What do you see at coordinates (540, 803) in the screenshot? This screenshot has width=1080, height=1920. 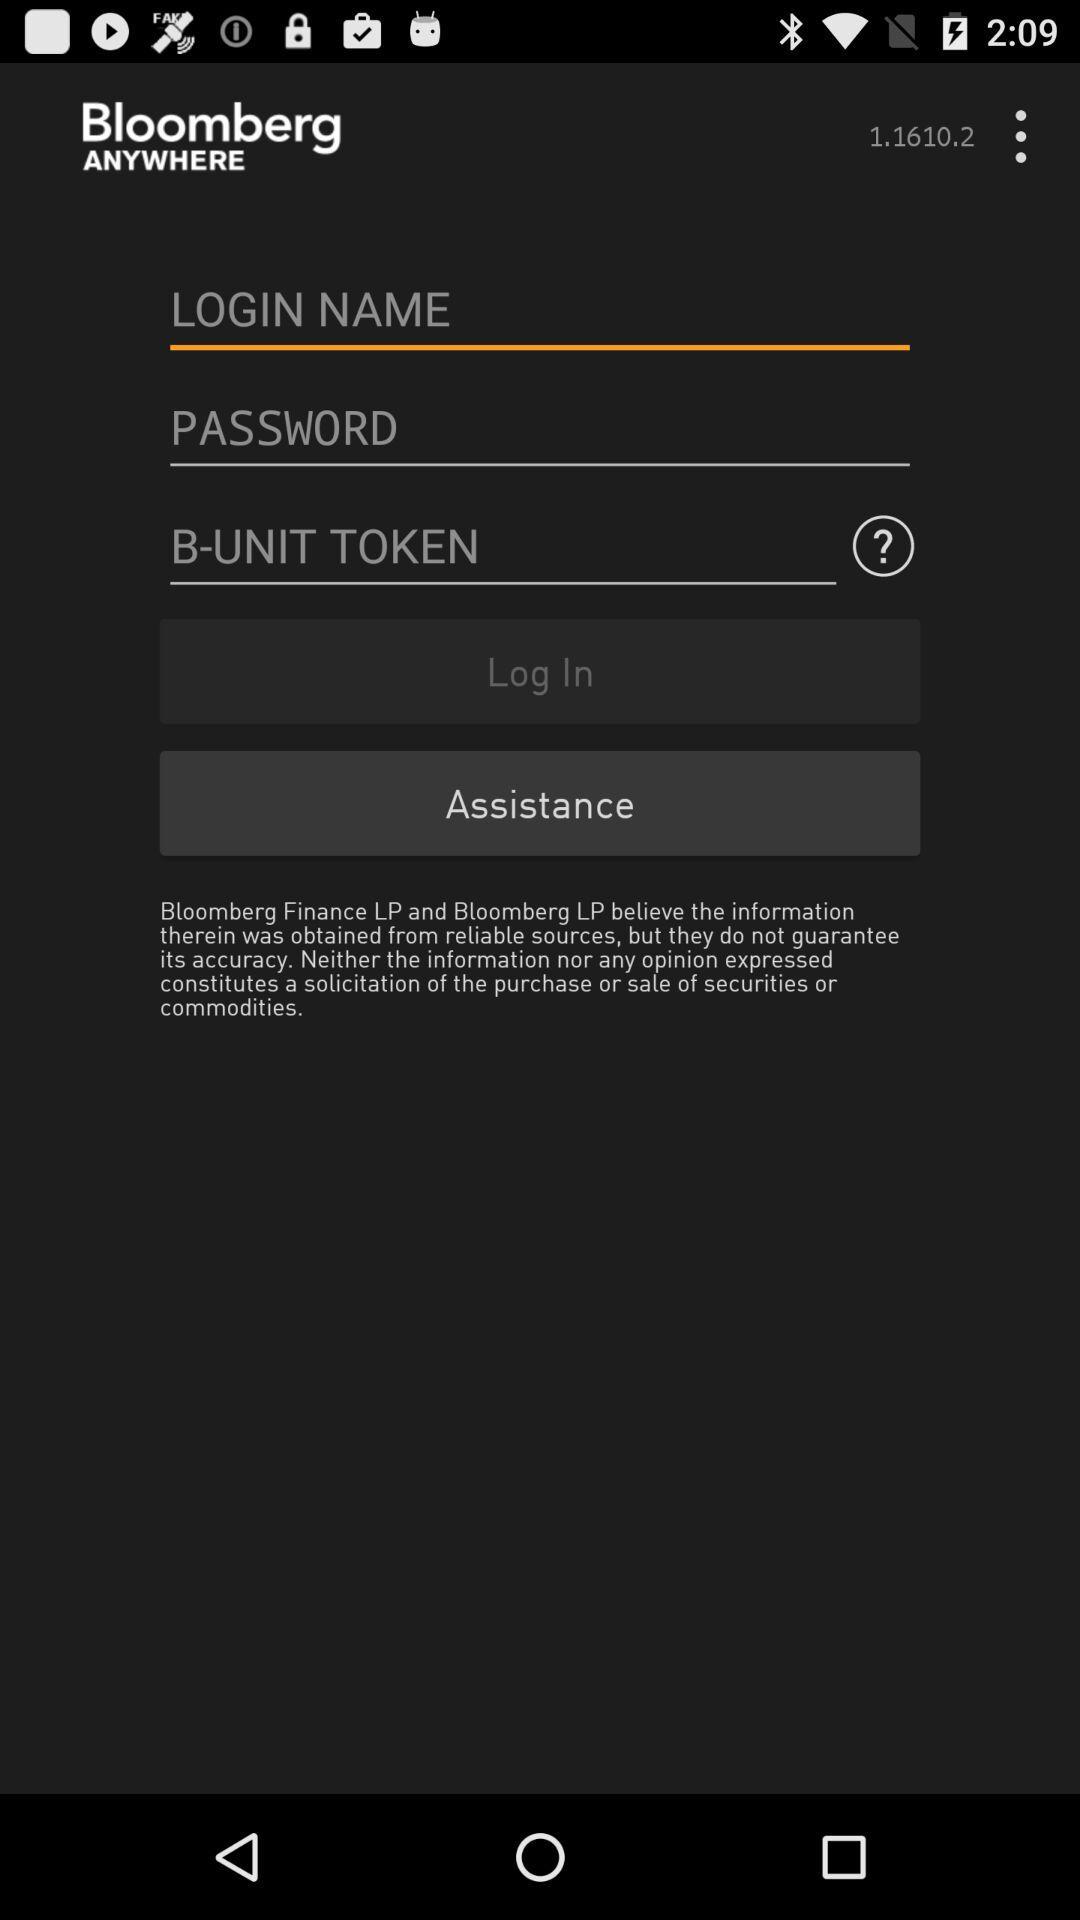 I see `the item below log in item` at bounding box center [540, 803].